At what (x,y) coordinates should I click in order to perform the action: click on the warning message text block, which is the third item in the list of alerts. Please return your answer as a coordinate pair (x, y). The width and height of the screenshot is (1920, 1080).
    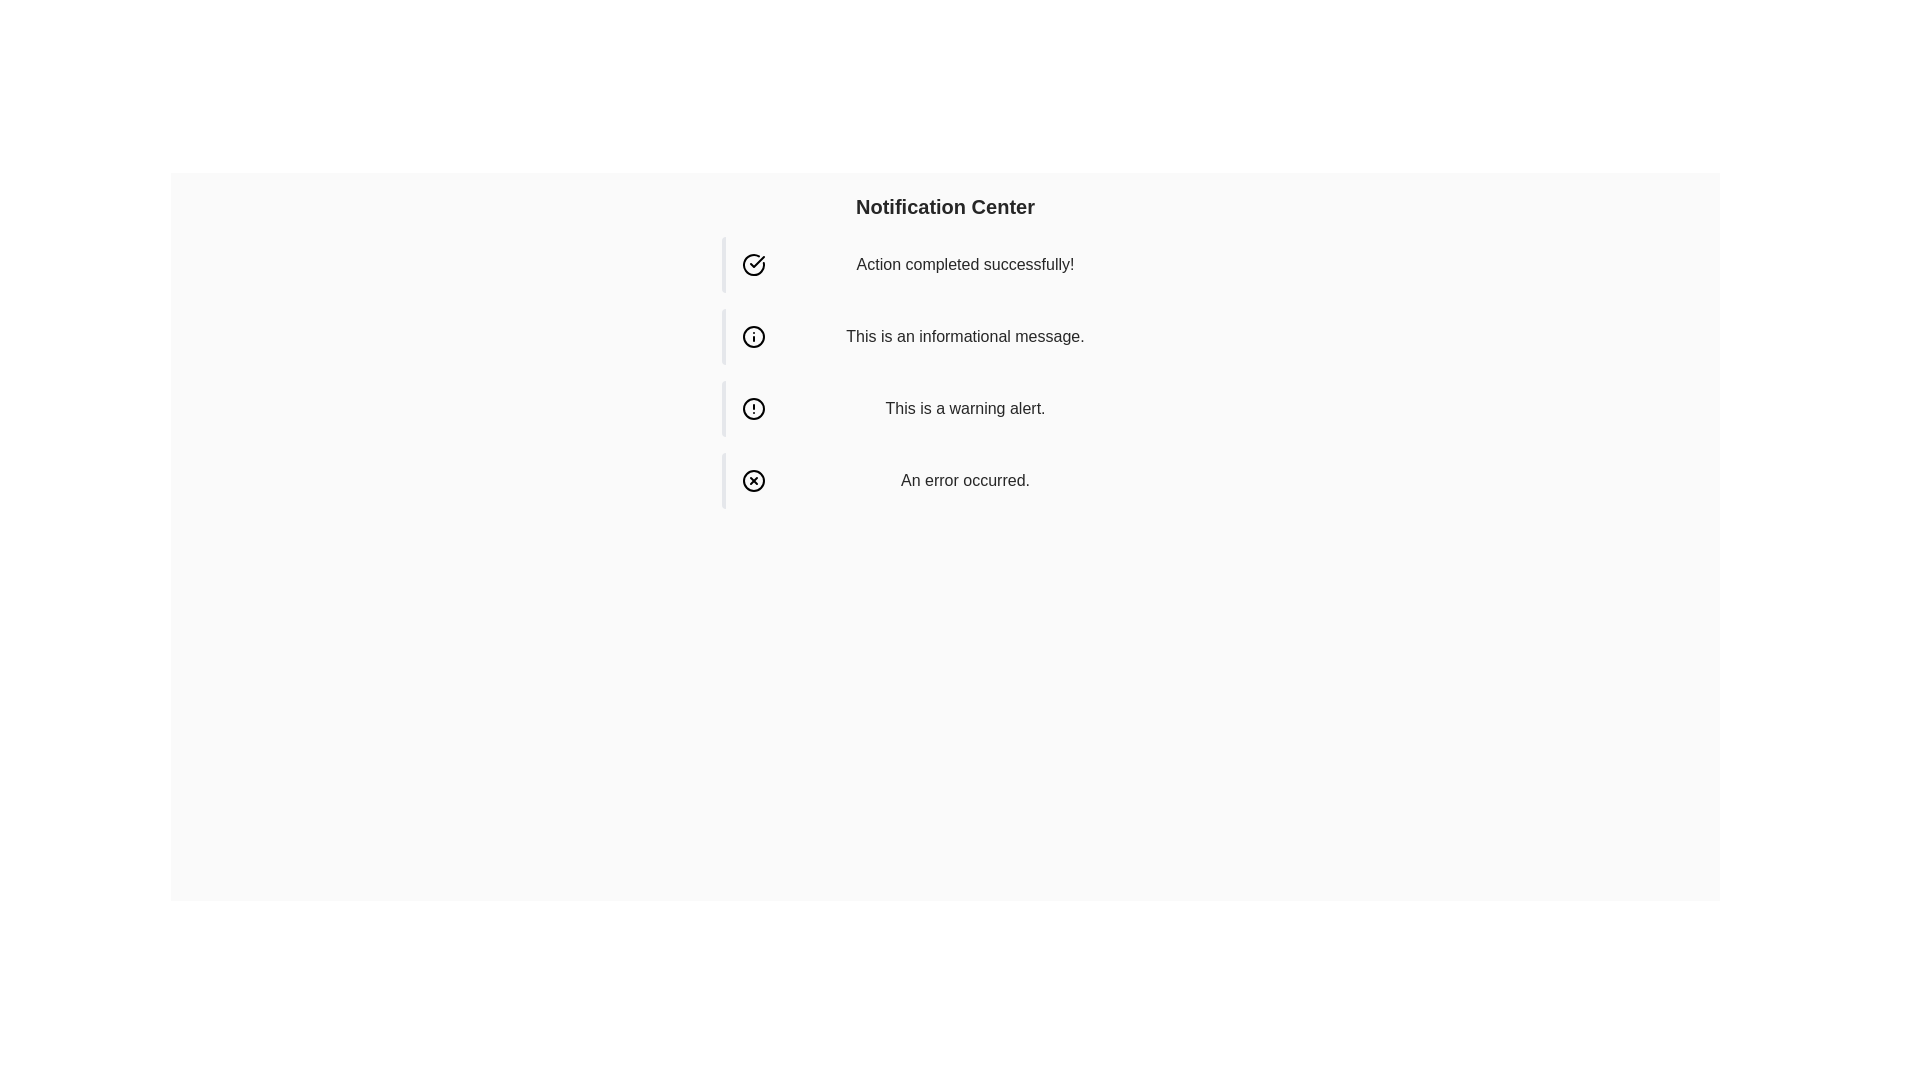
    Looking at the image, I should click on (965, 407).